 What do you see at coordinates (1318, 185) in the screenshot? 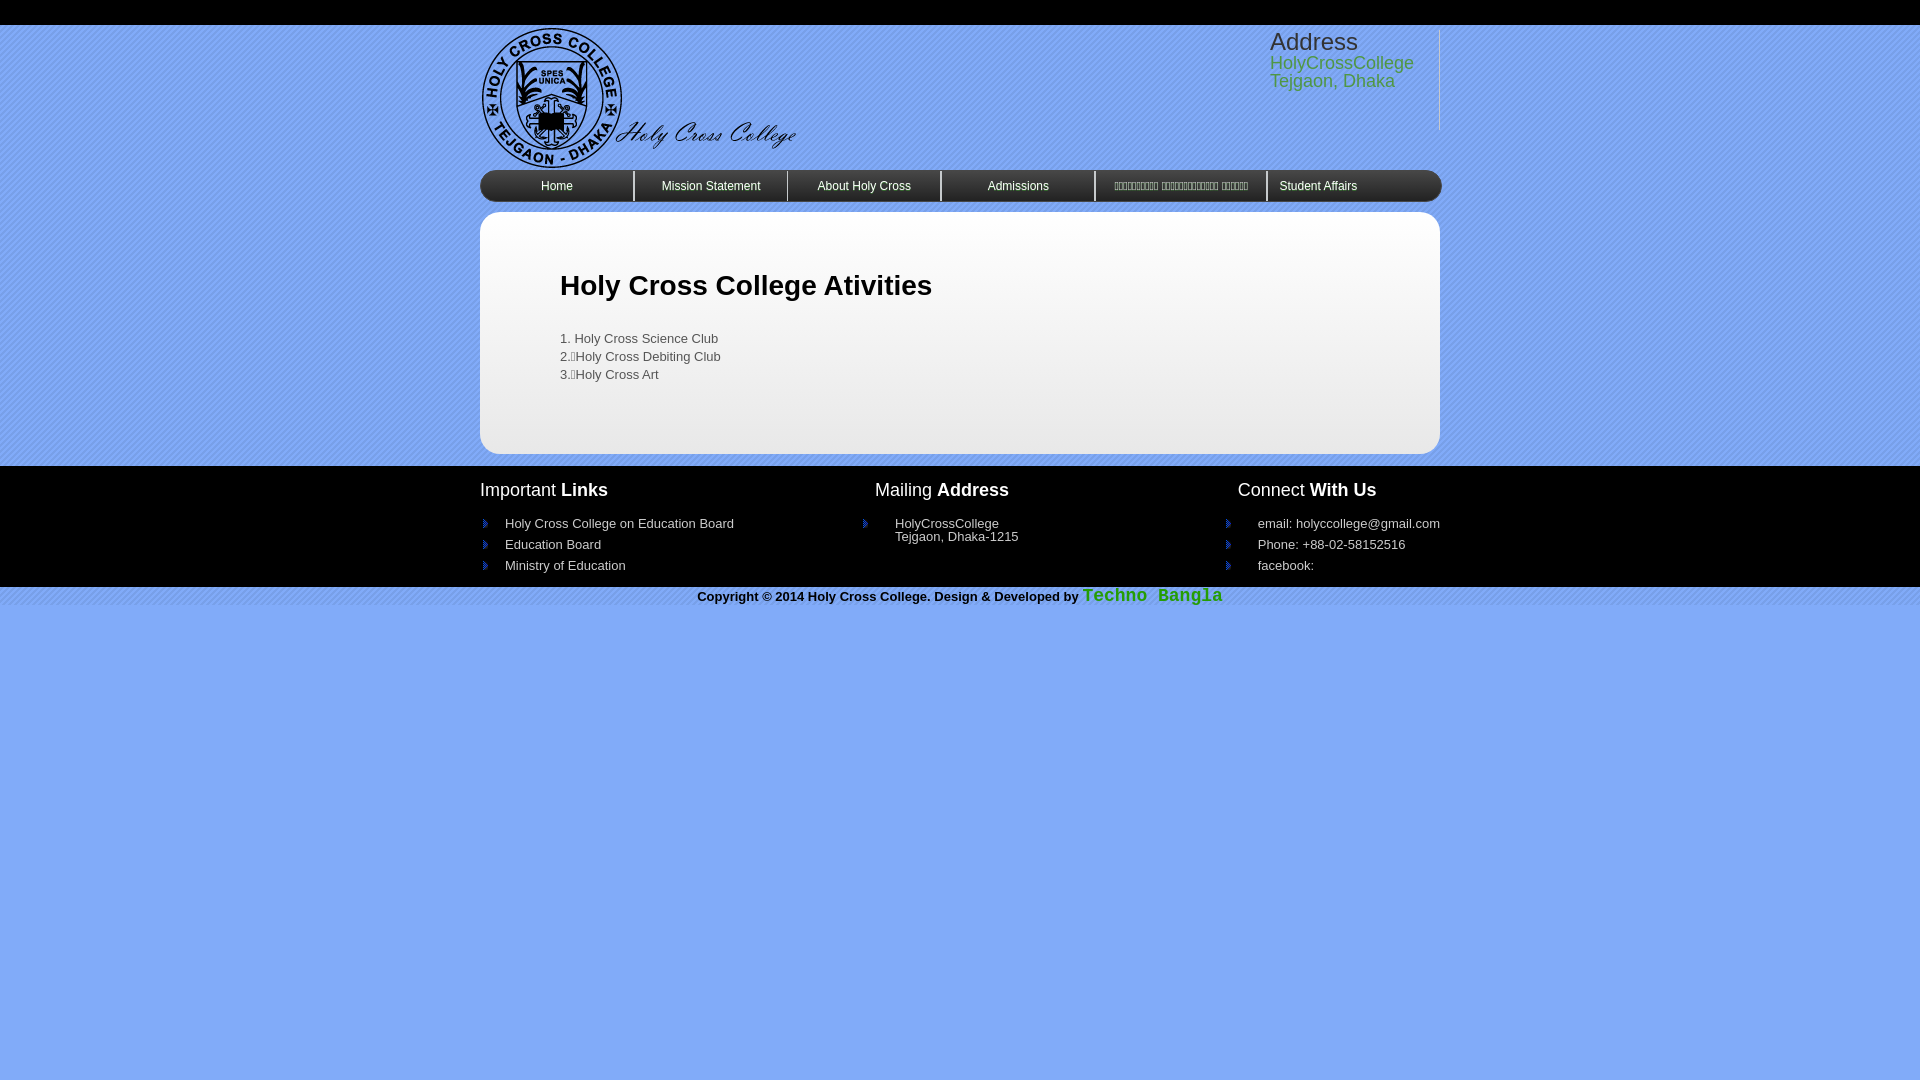
I see `'Student Affairs'` at bounding box center [1318, 185].